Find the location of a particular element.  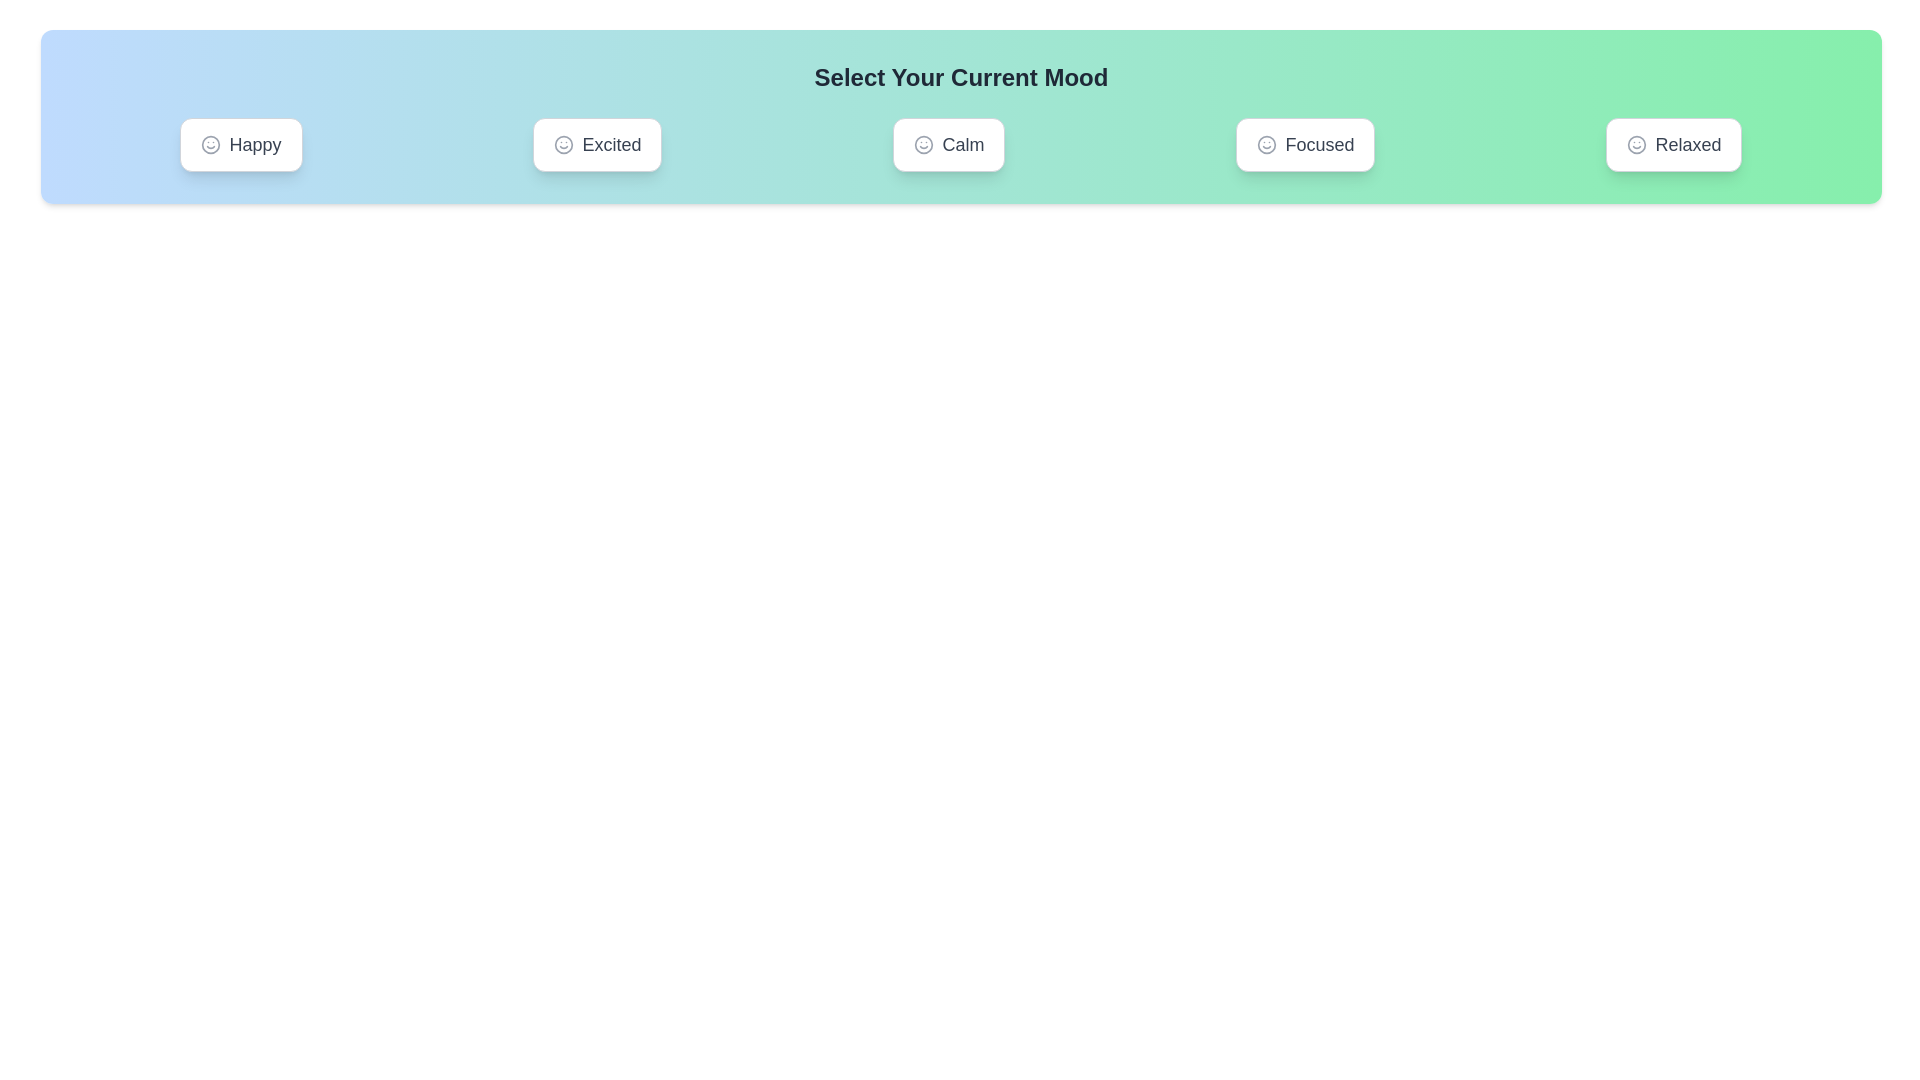

the mood button labeled Calm is located at coordinates (948, 144).